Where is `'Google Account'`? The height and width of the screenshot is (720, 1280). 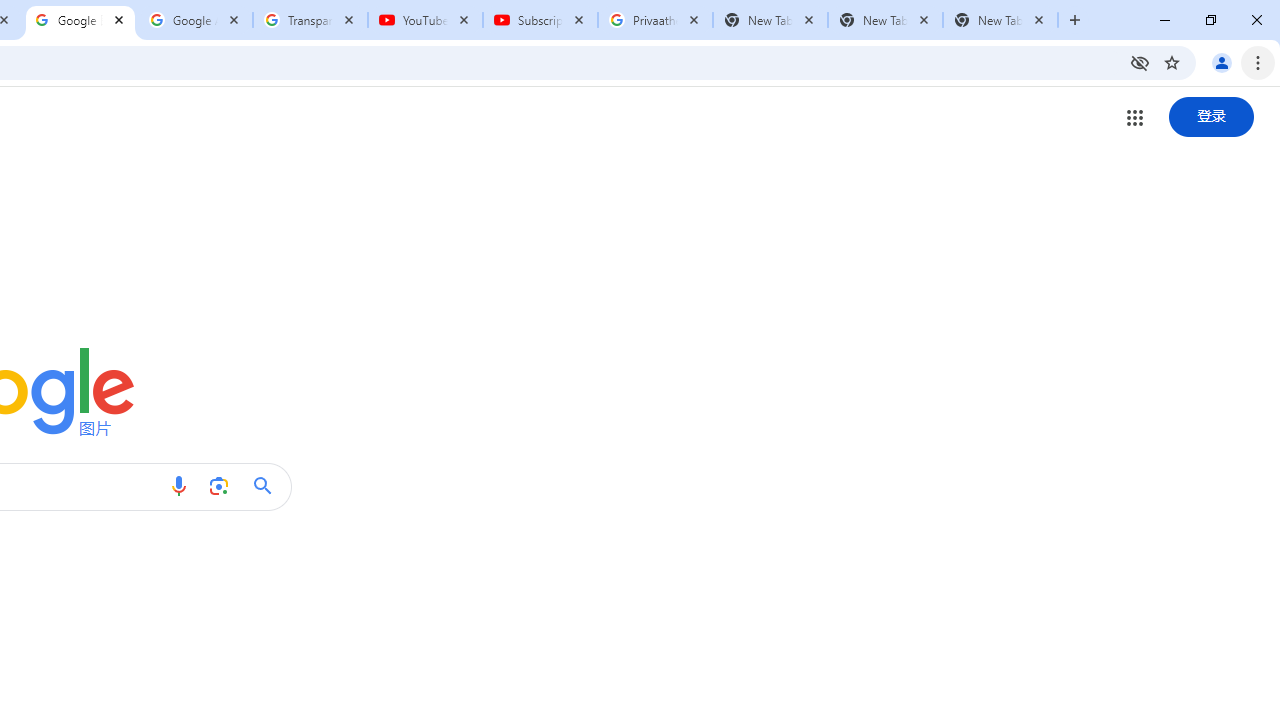
'Google Account' is located at coordinates (195, 20).